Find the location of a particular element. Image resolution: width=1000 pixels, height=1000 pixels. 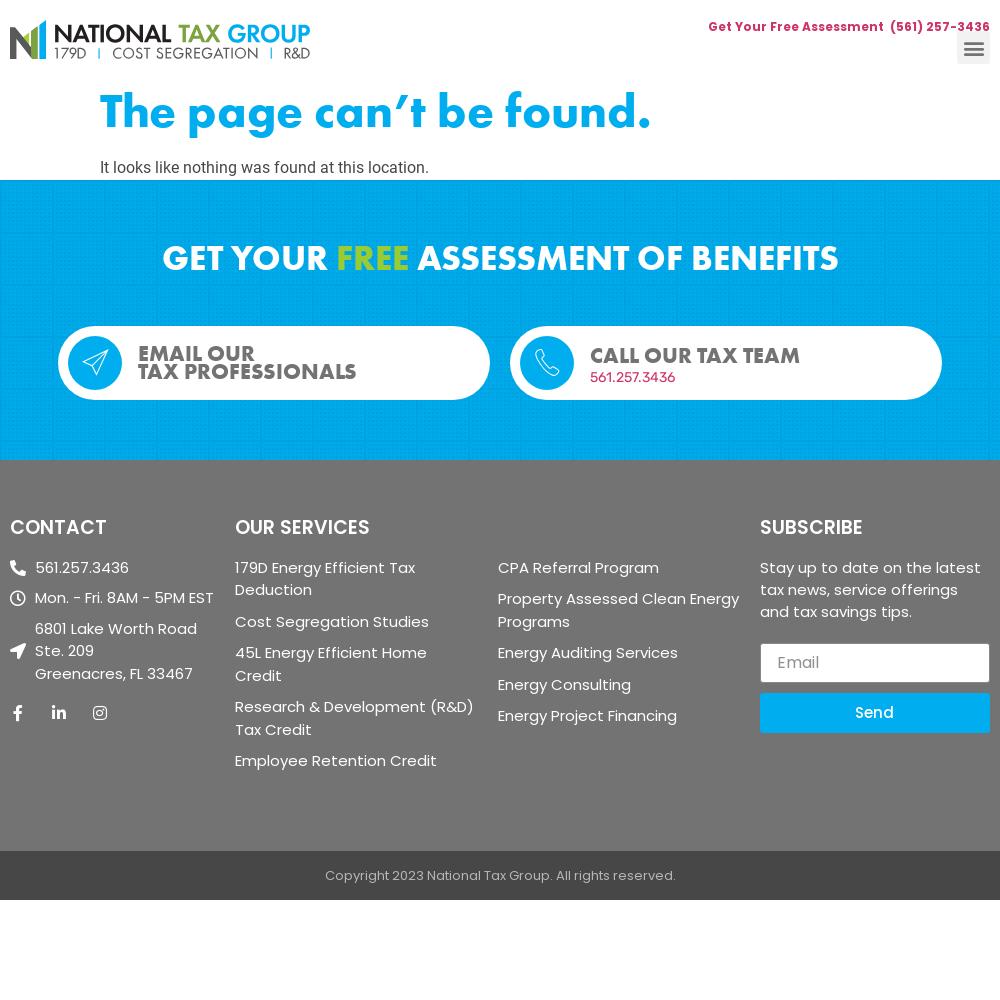

'Property Assessed Clean Energy Programs' is located at coordinates (616, 608).